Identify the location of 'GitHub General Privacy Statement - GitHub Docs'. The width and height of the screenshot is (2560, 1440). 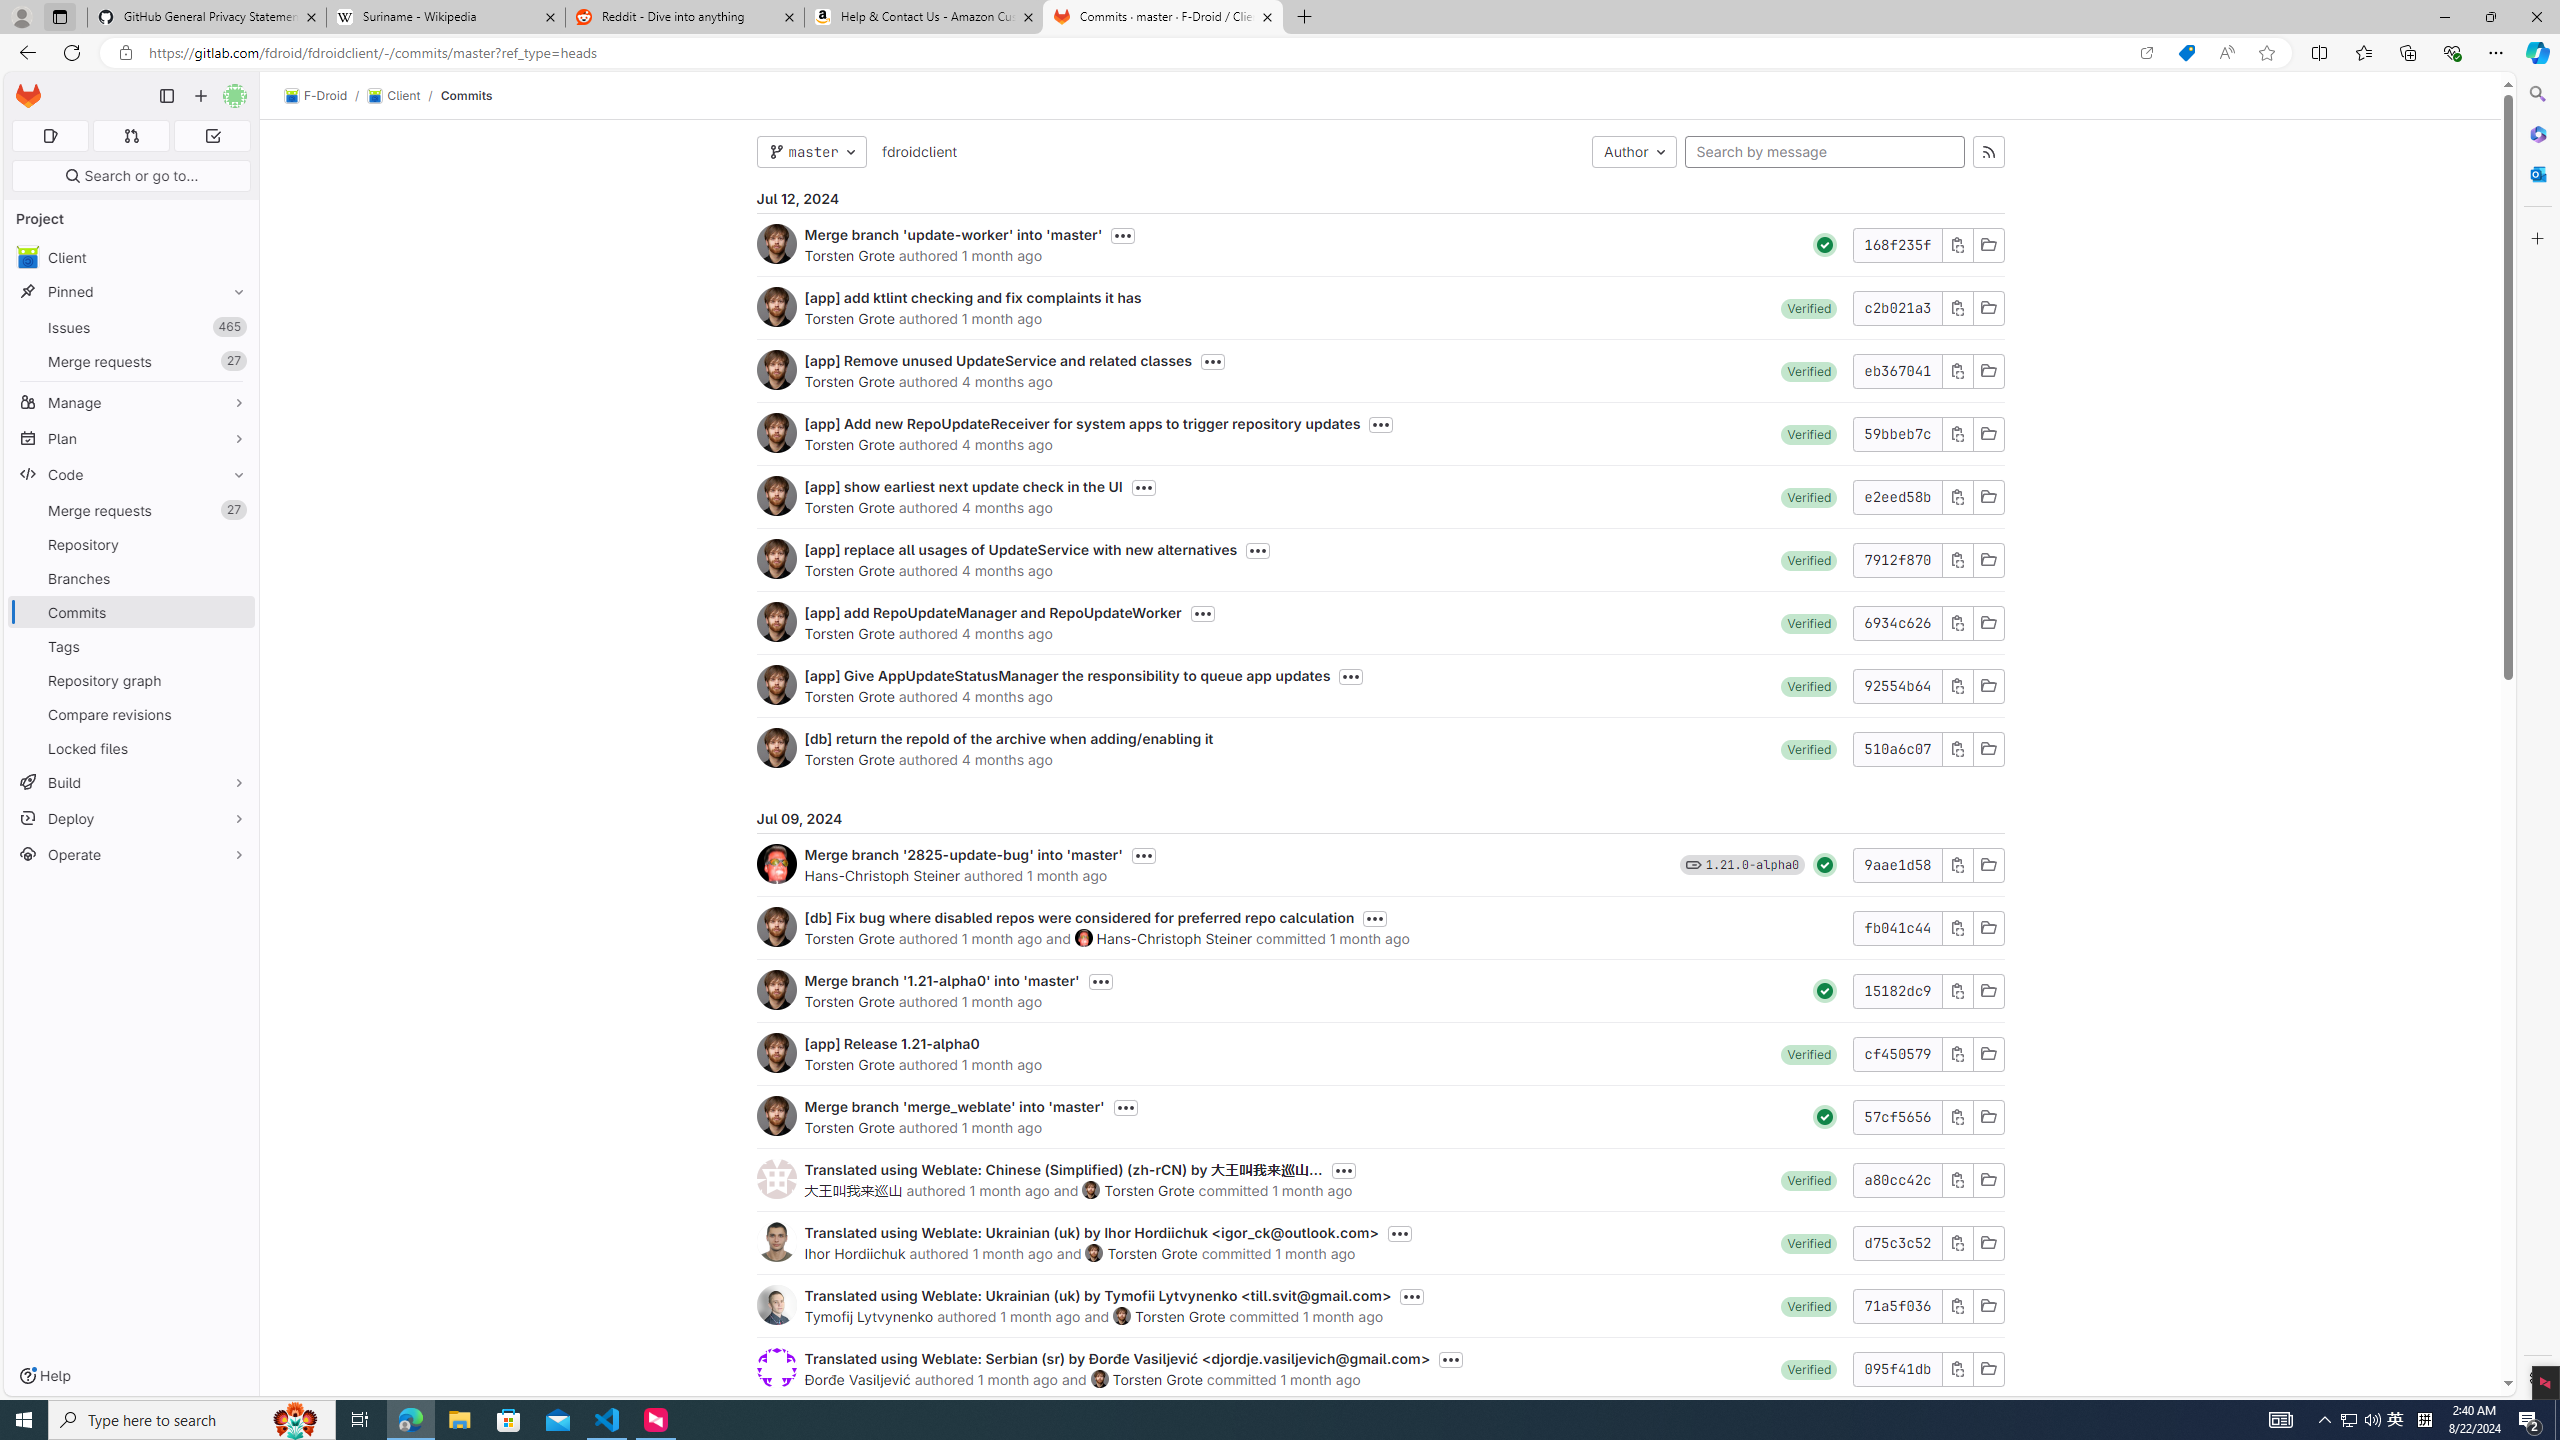
(207, 16).